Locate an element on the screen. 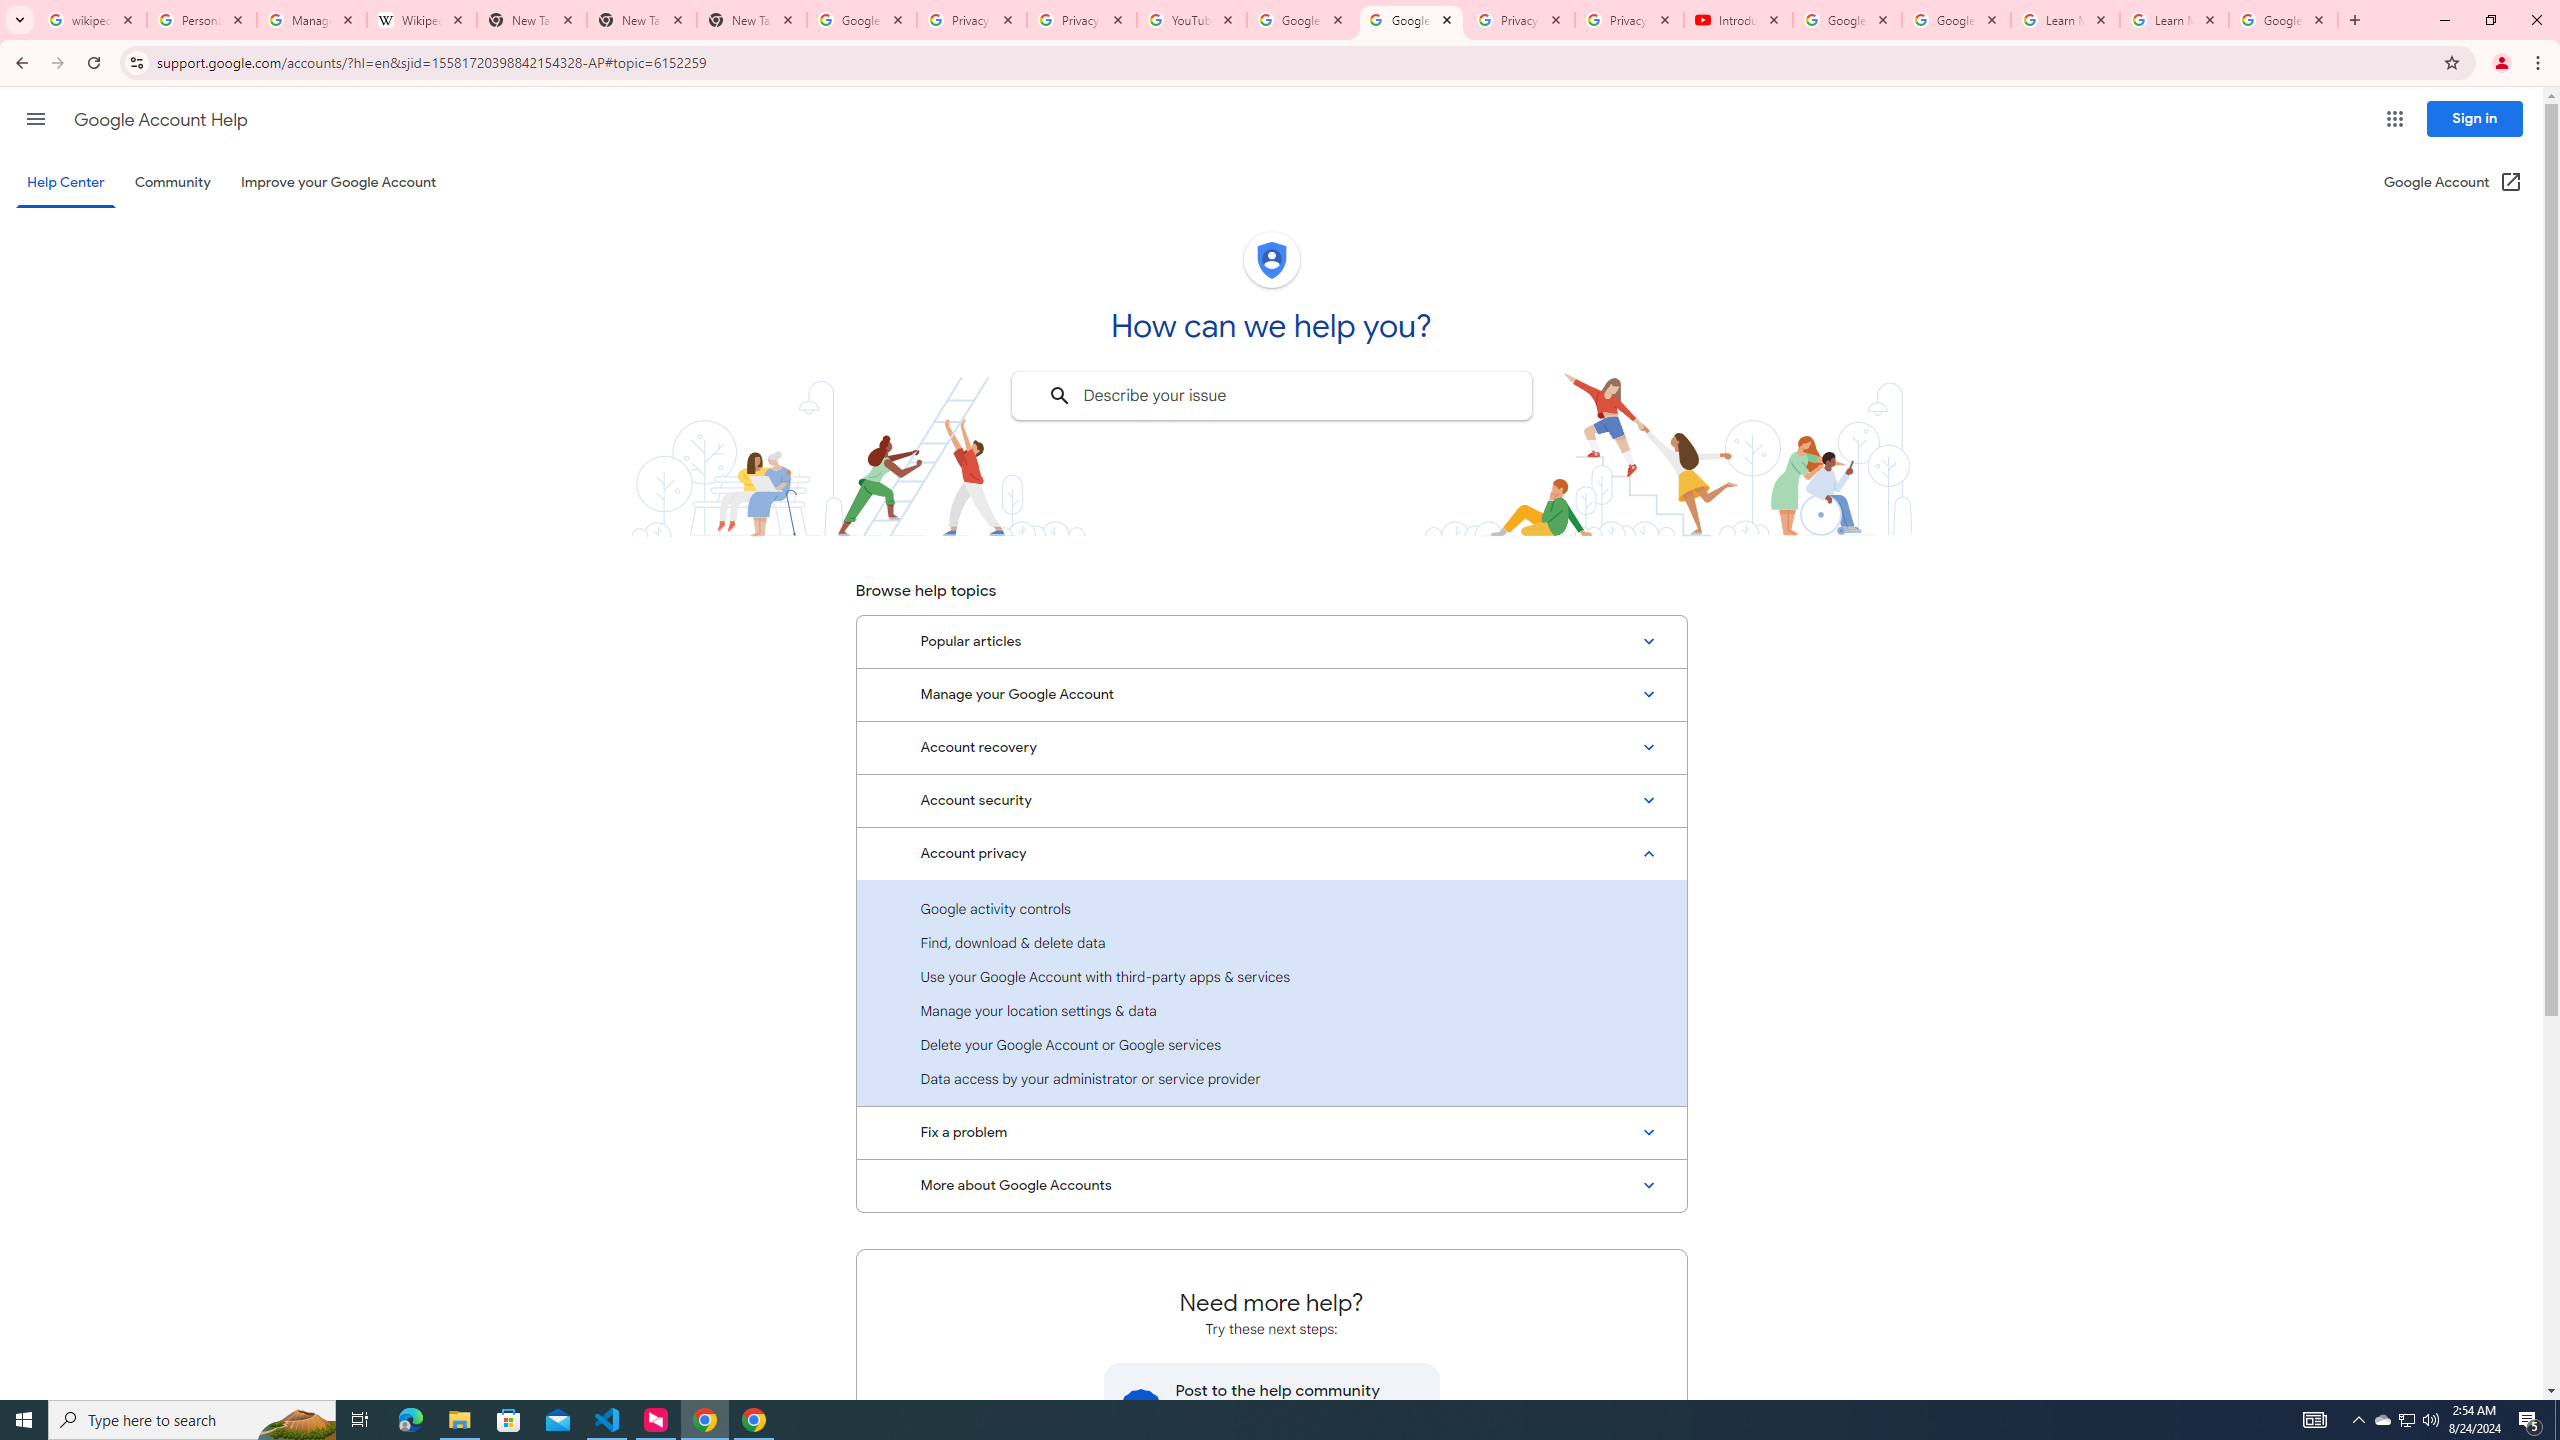  'Main menu' is located at coordinates (34, 118).